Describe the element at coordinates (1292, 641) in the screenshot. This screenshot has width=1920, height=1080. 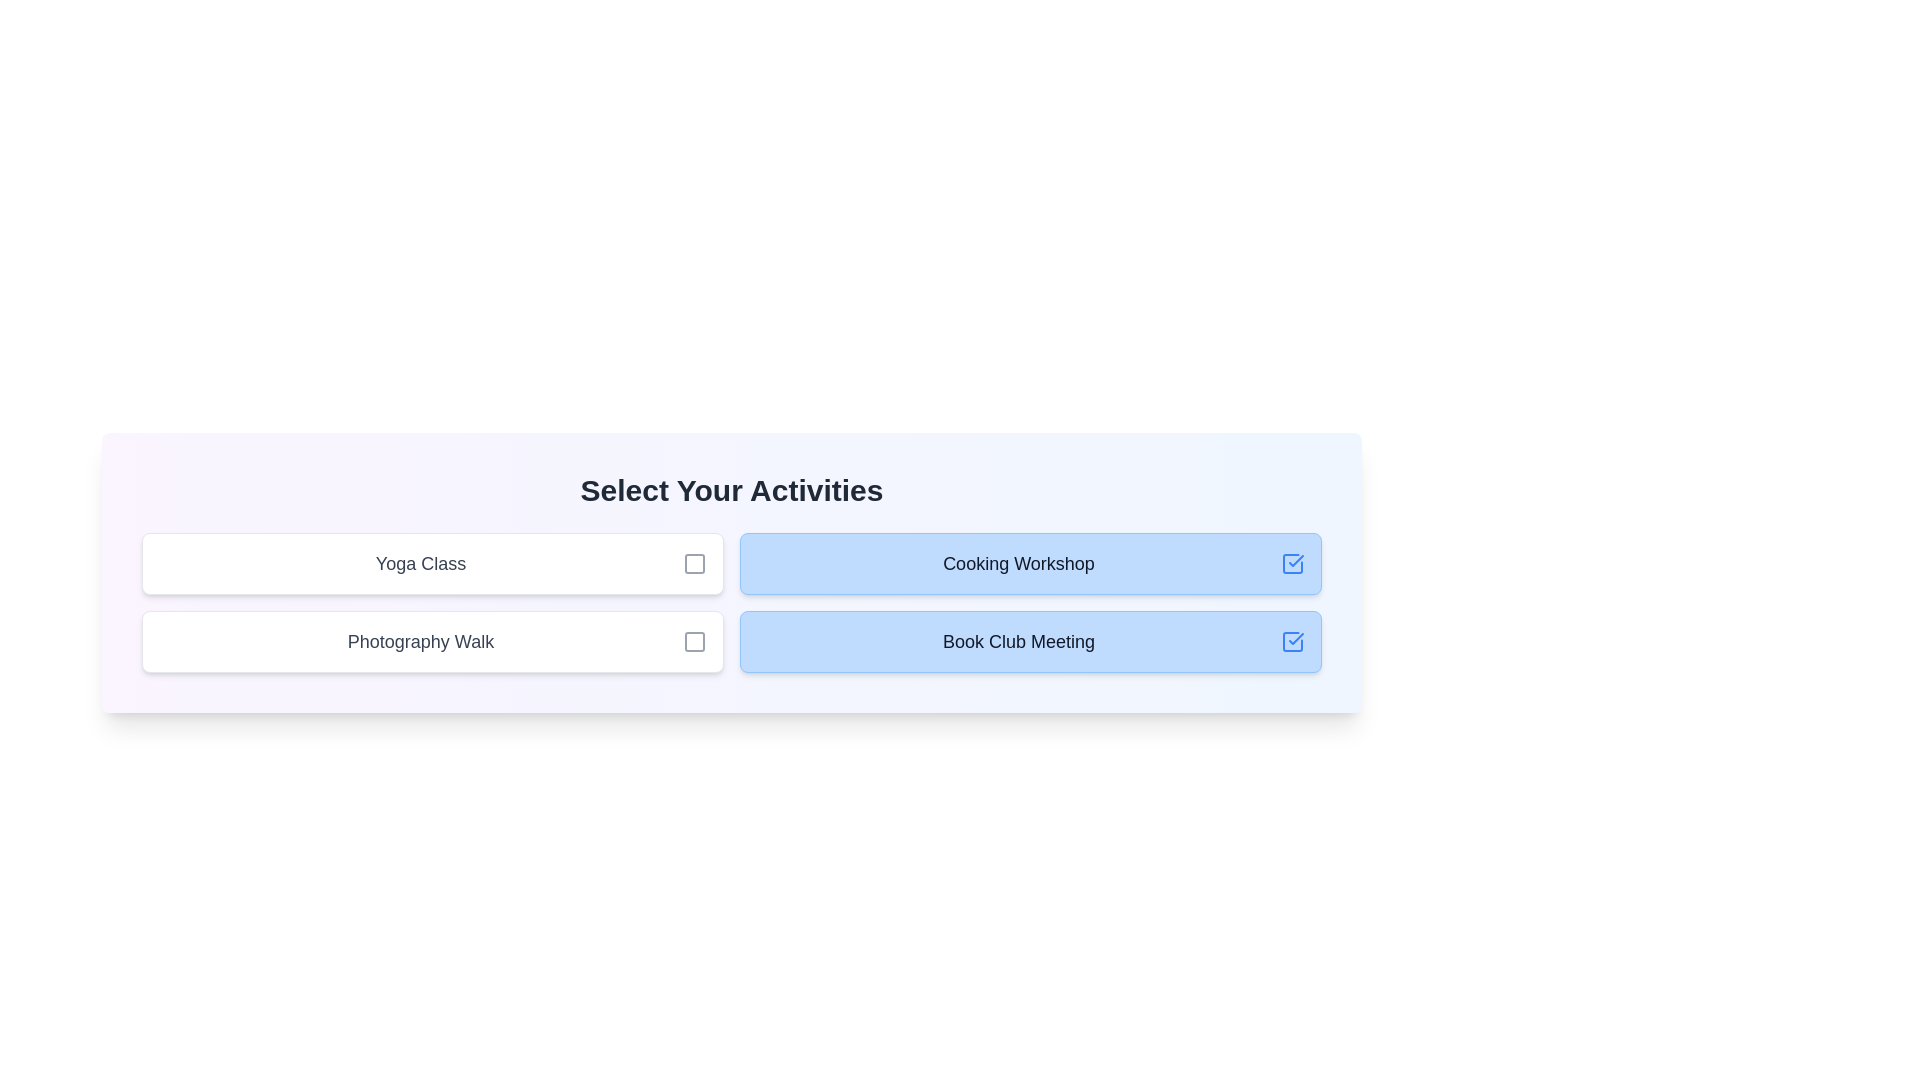
I see `the activity identified by its name Book Club Meeting` at that location.